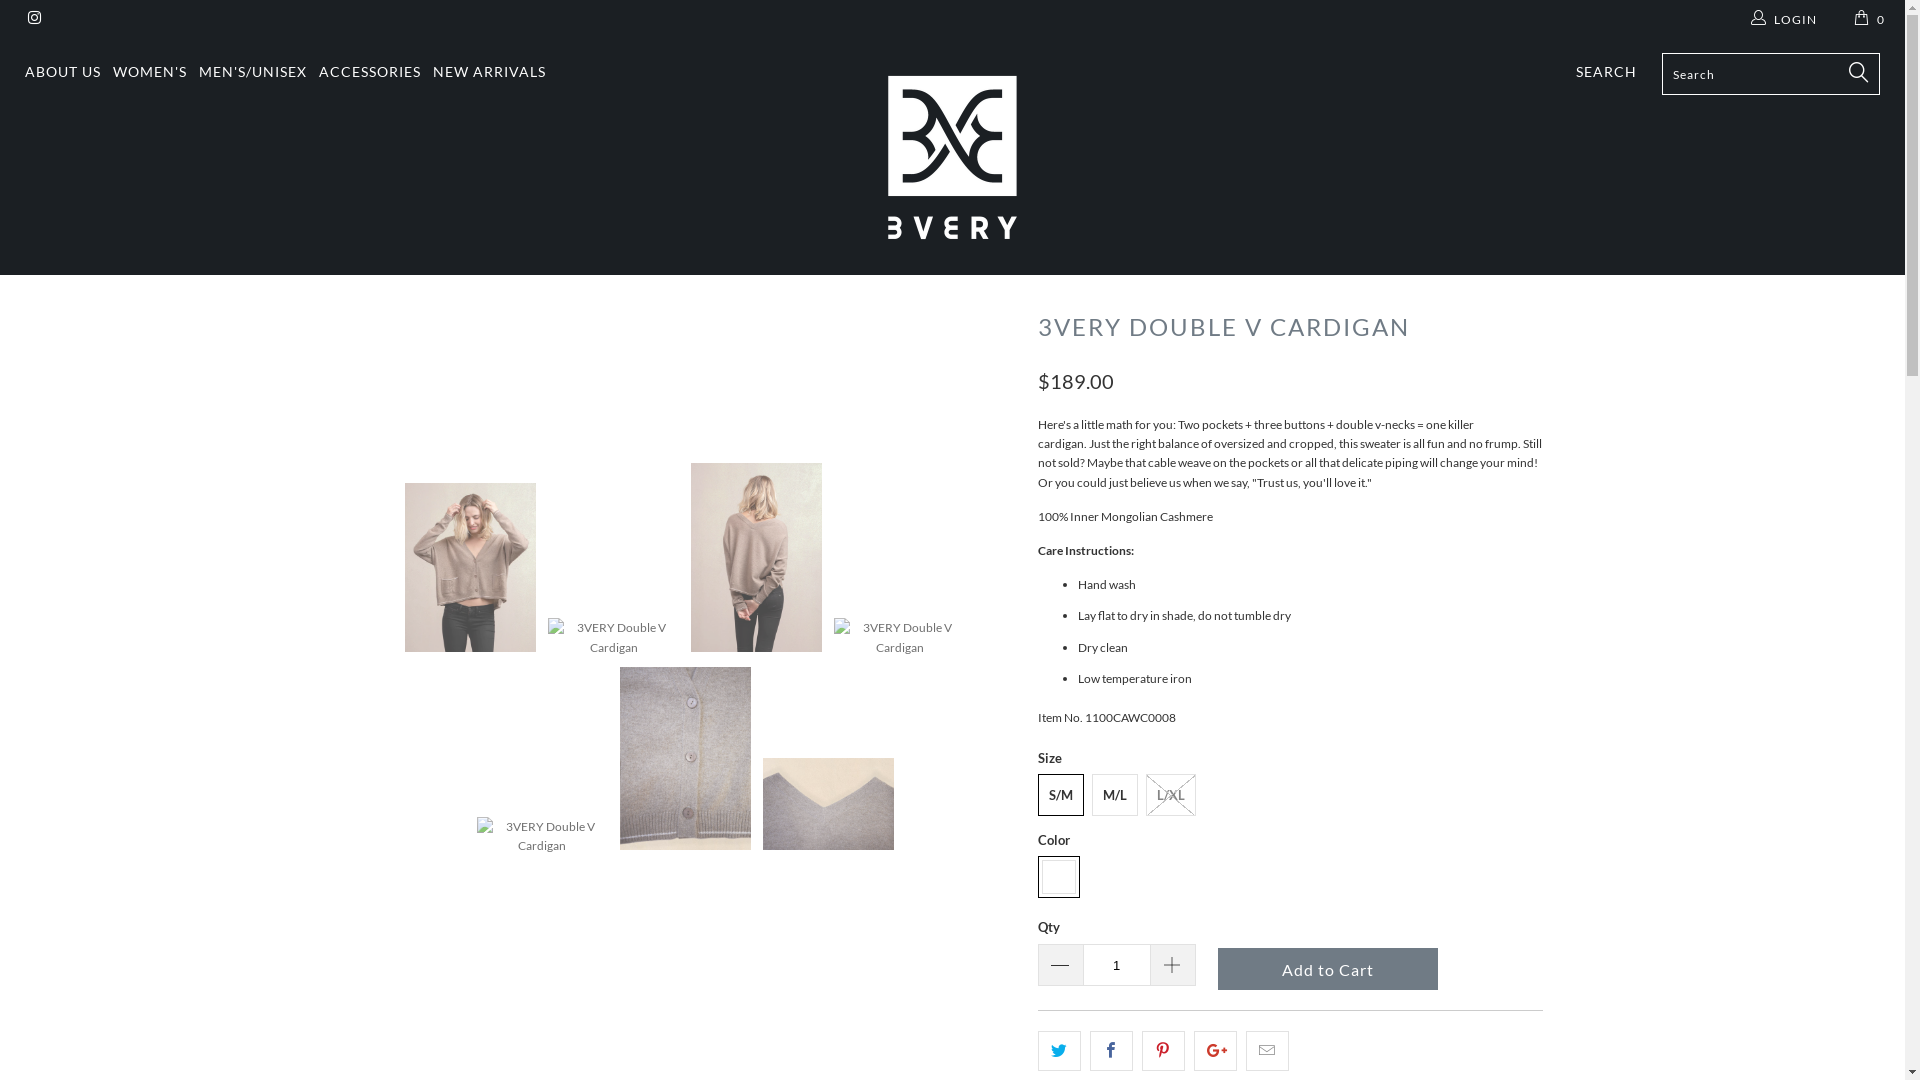 The width and height of the screenshot is (1920, 1080). I want to click on 'ACCESSORIES', so click(369, 71).